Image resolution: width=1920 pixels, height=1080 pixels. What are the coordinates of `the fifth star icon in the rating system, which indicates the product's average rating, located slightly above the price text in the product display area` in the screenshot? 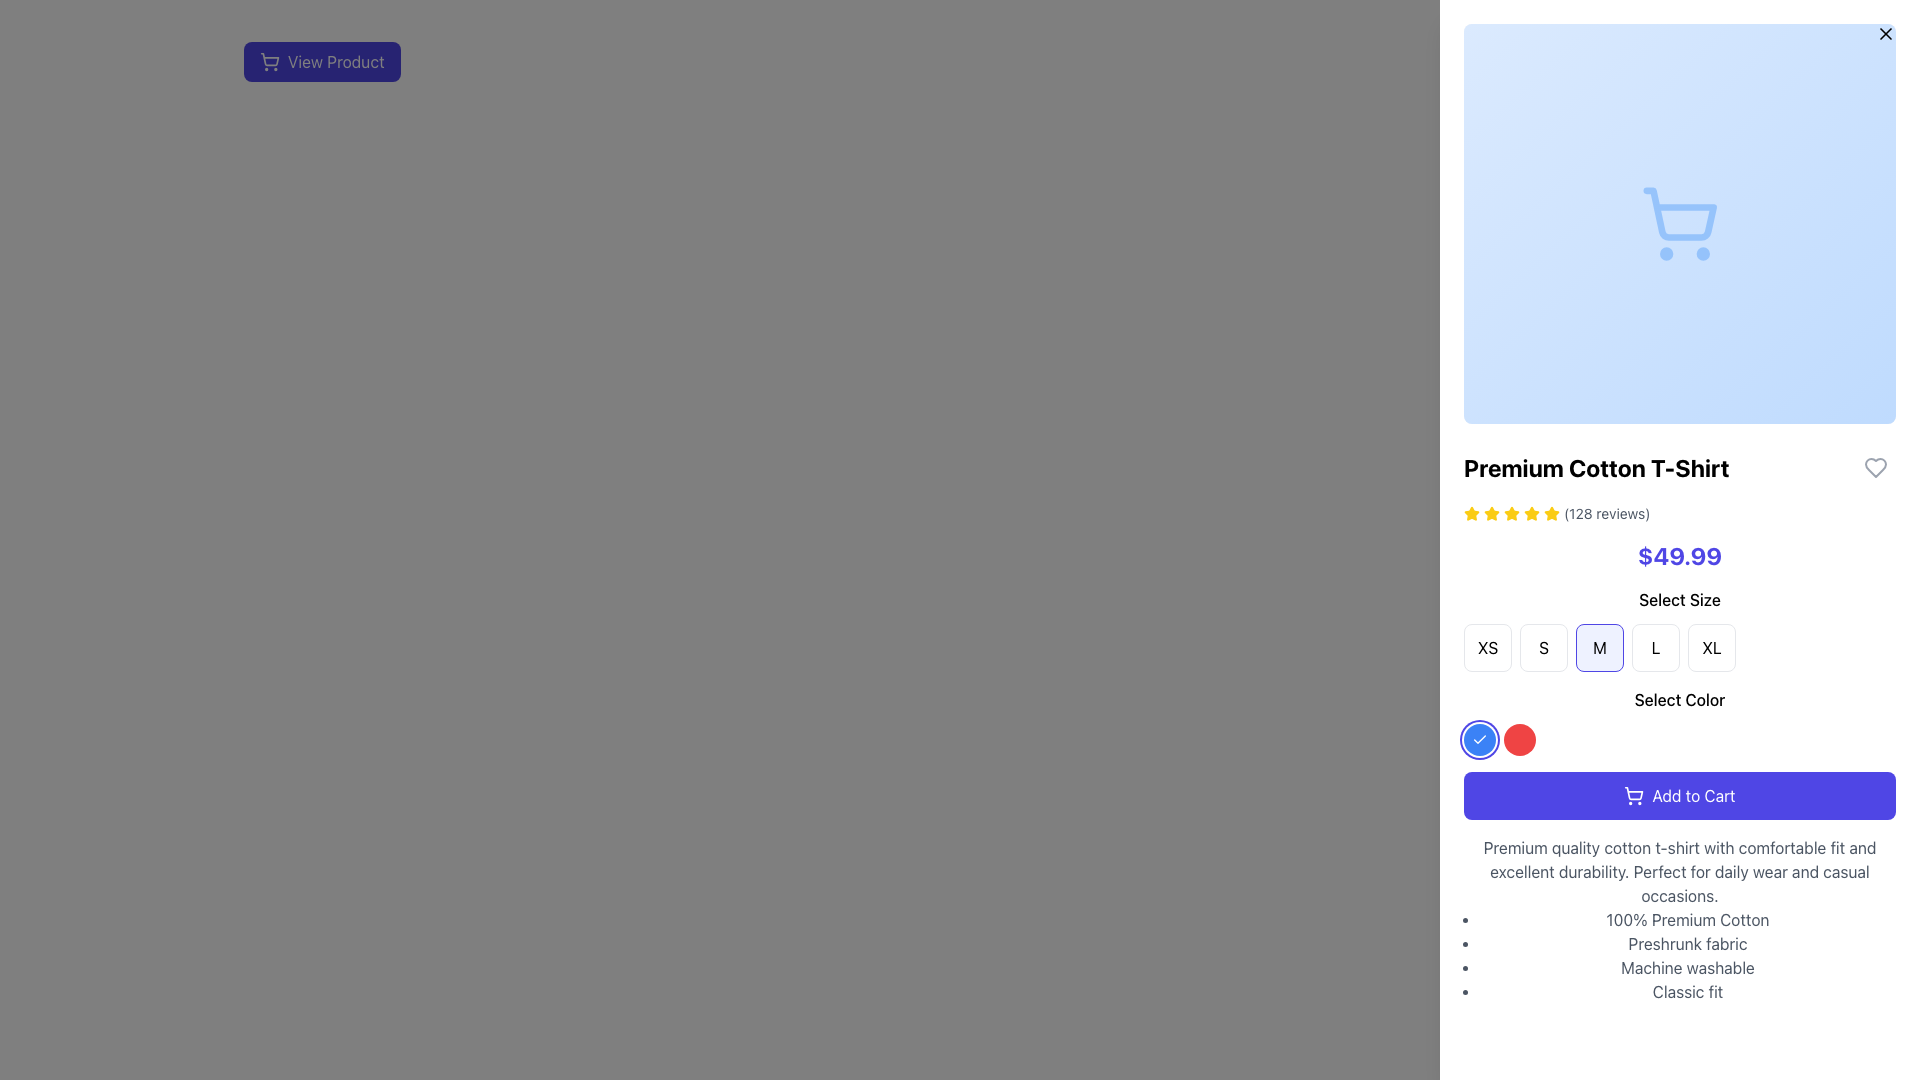 It's located at (1530, 512).